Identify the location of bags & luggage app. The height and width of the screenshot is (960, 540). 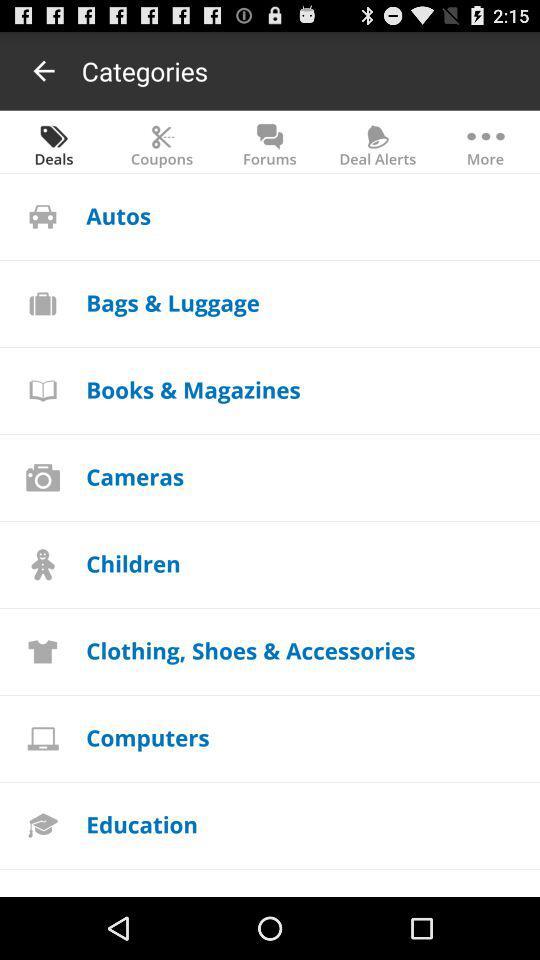
(173, 302).